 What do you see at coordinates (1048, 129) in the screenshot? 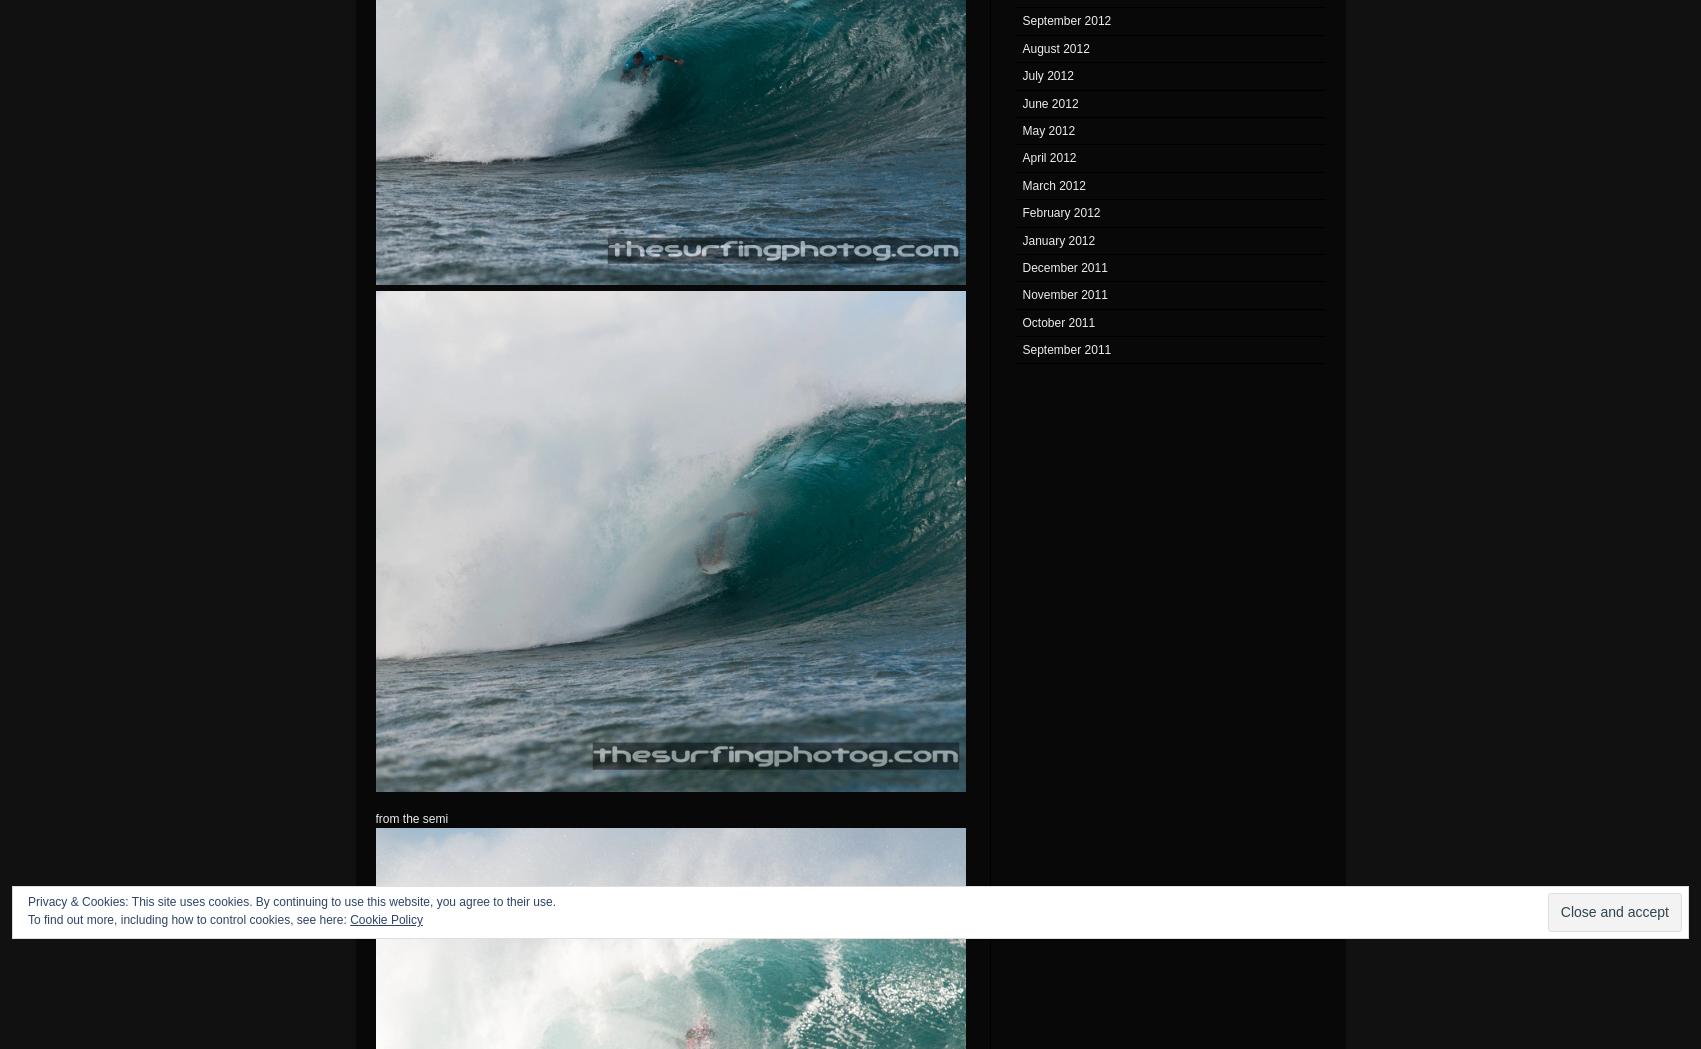
I see `'May 2012'` at bounding box center [1048, 129].